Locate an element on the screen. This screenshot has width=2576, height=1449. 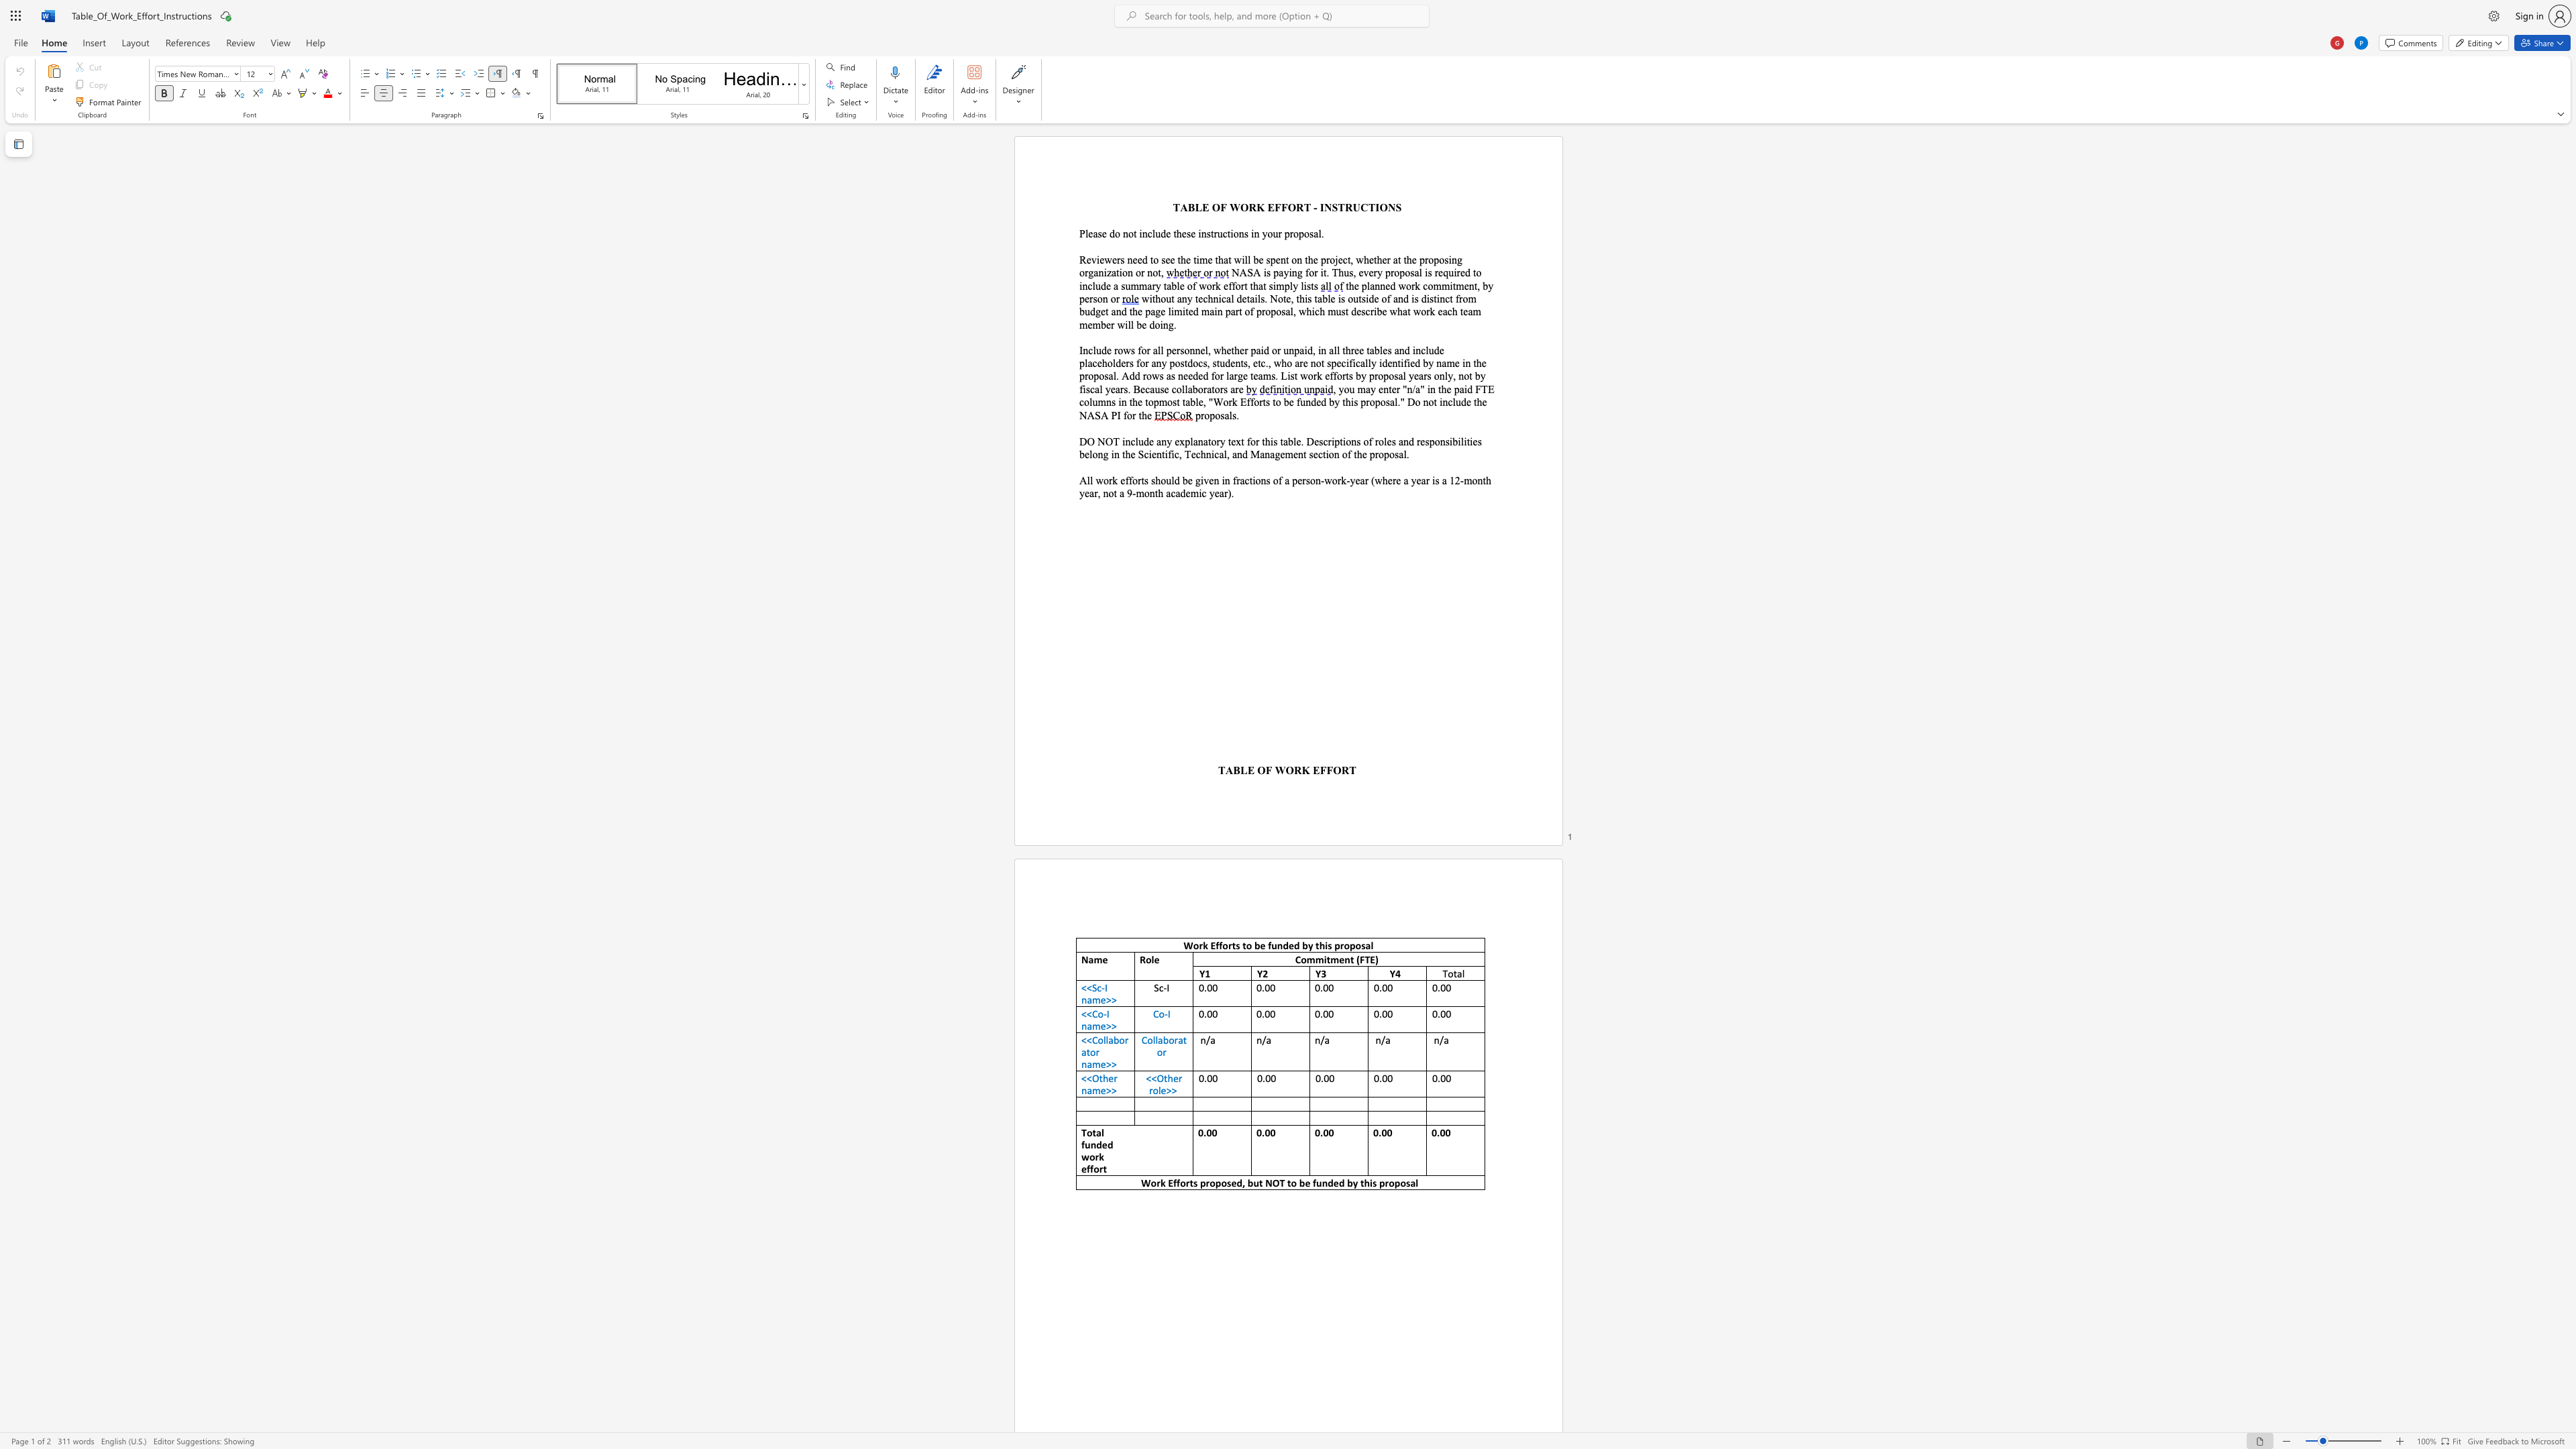
the space between the continuous character "l" and "." in the text is located at coordinates (1320, 233).